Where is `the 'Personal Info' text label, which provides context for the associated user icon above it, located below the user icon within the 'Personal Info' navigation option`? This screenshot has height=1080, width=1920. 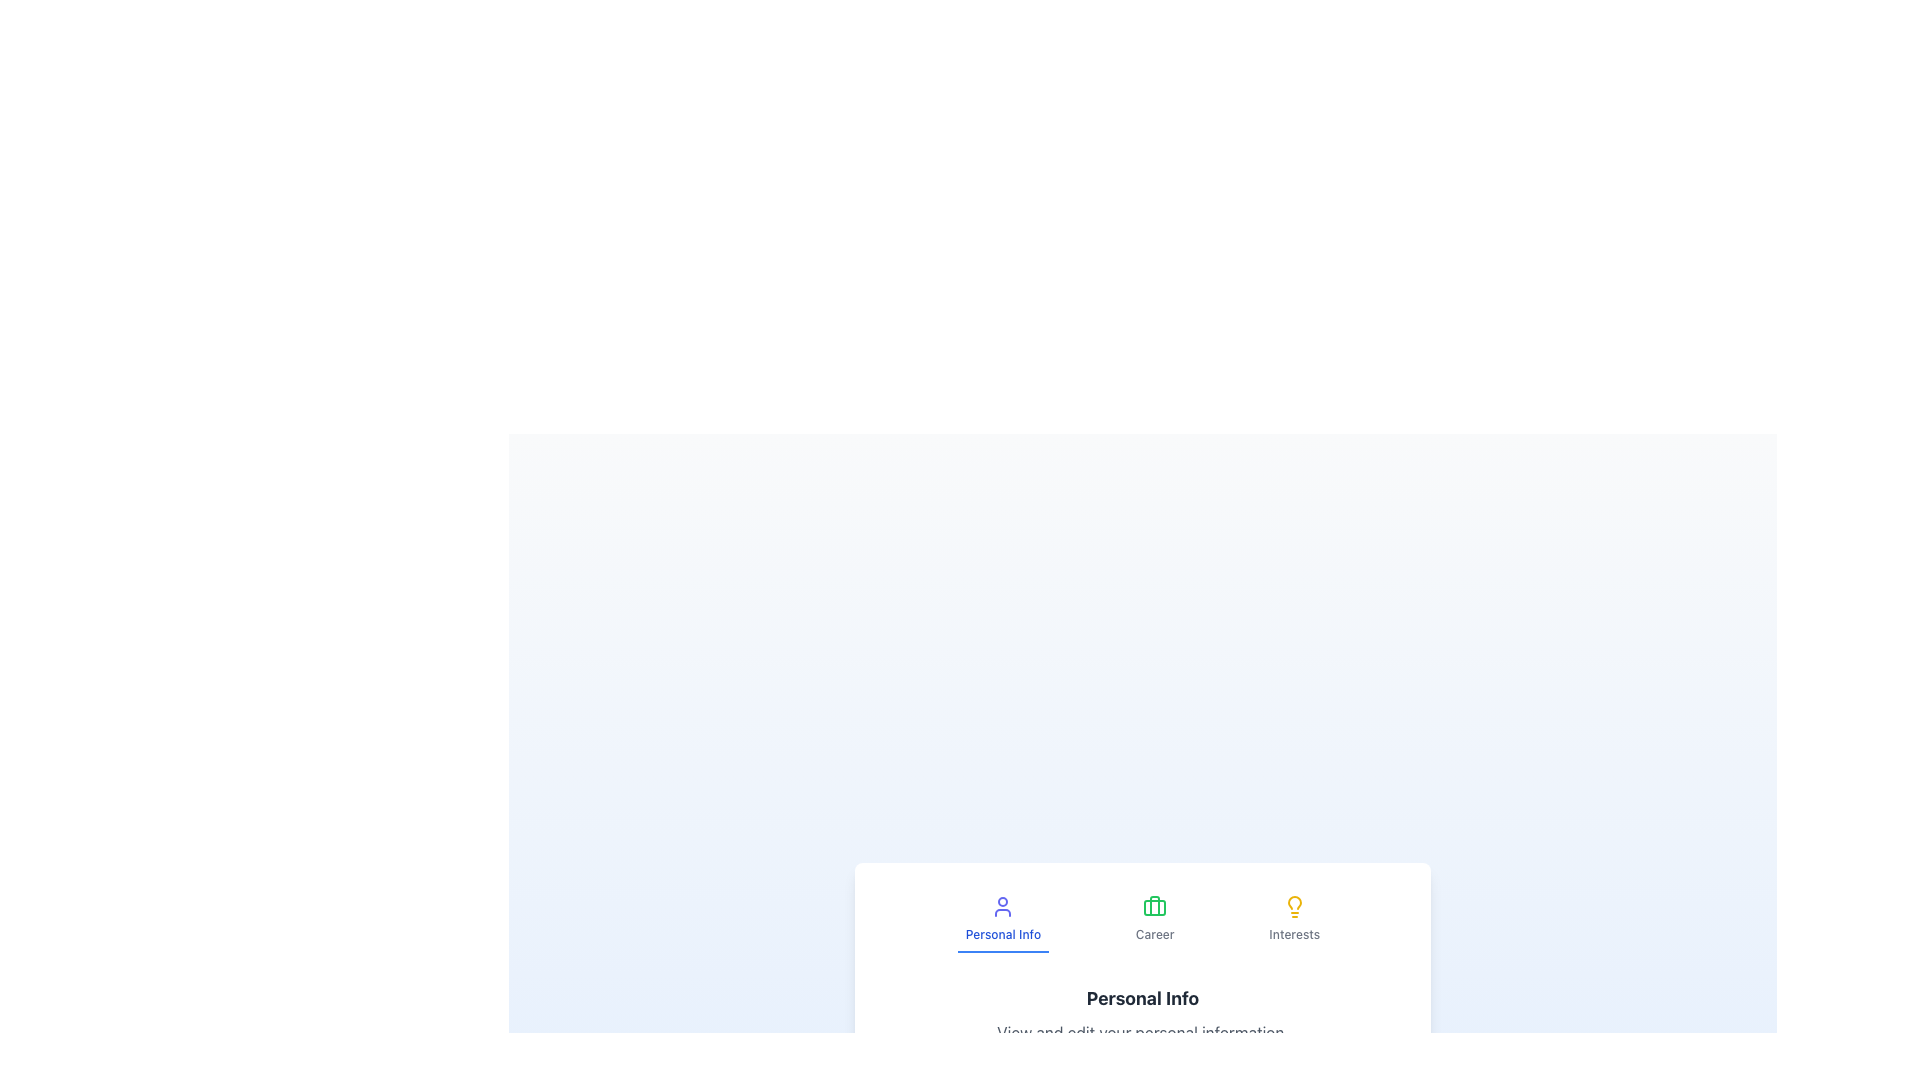 the 'Personal Info' text label, which provides context for the associated user icon above it, located below the user icon within the 'Personal Info' navigation option is located at coordinates (1003, 934).